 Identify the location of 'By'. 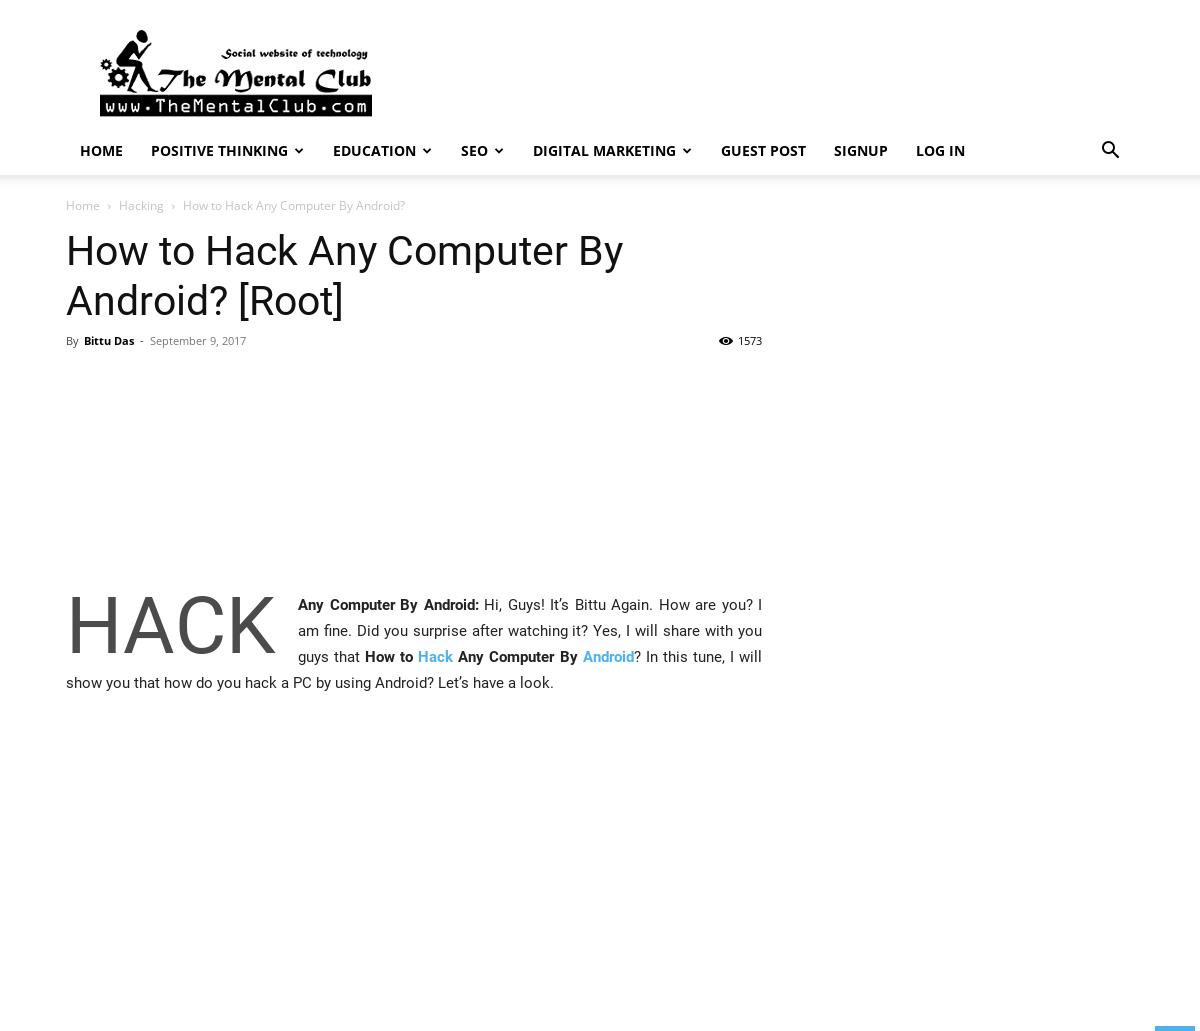
(72, 339).